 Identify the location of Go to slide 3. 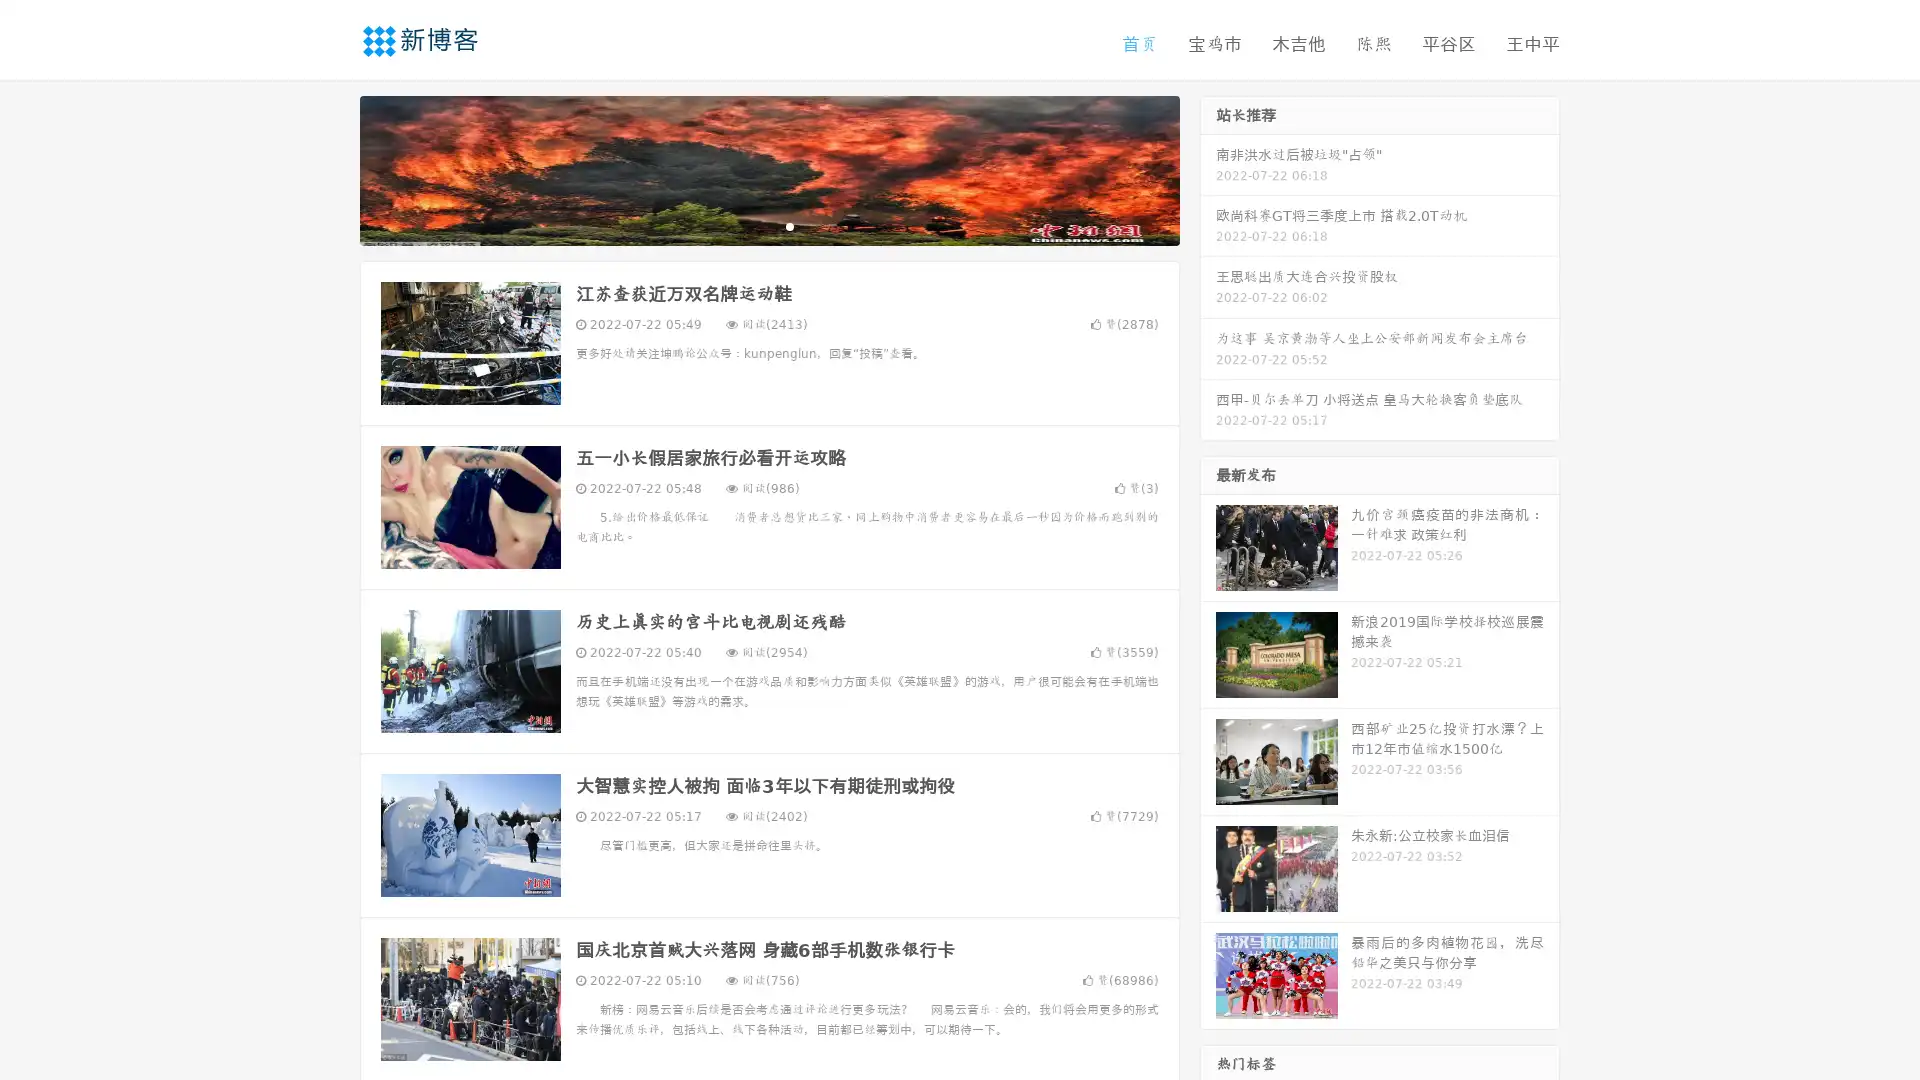
(789, 225).